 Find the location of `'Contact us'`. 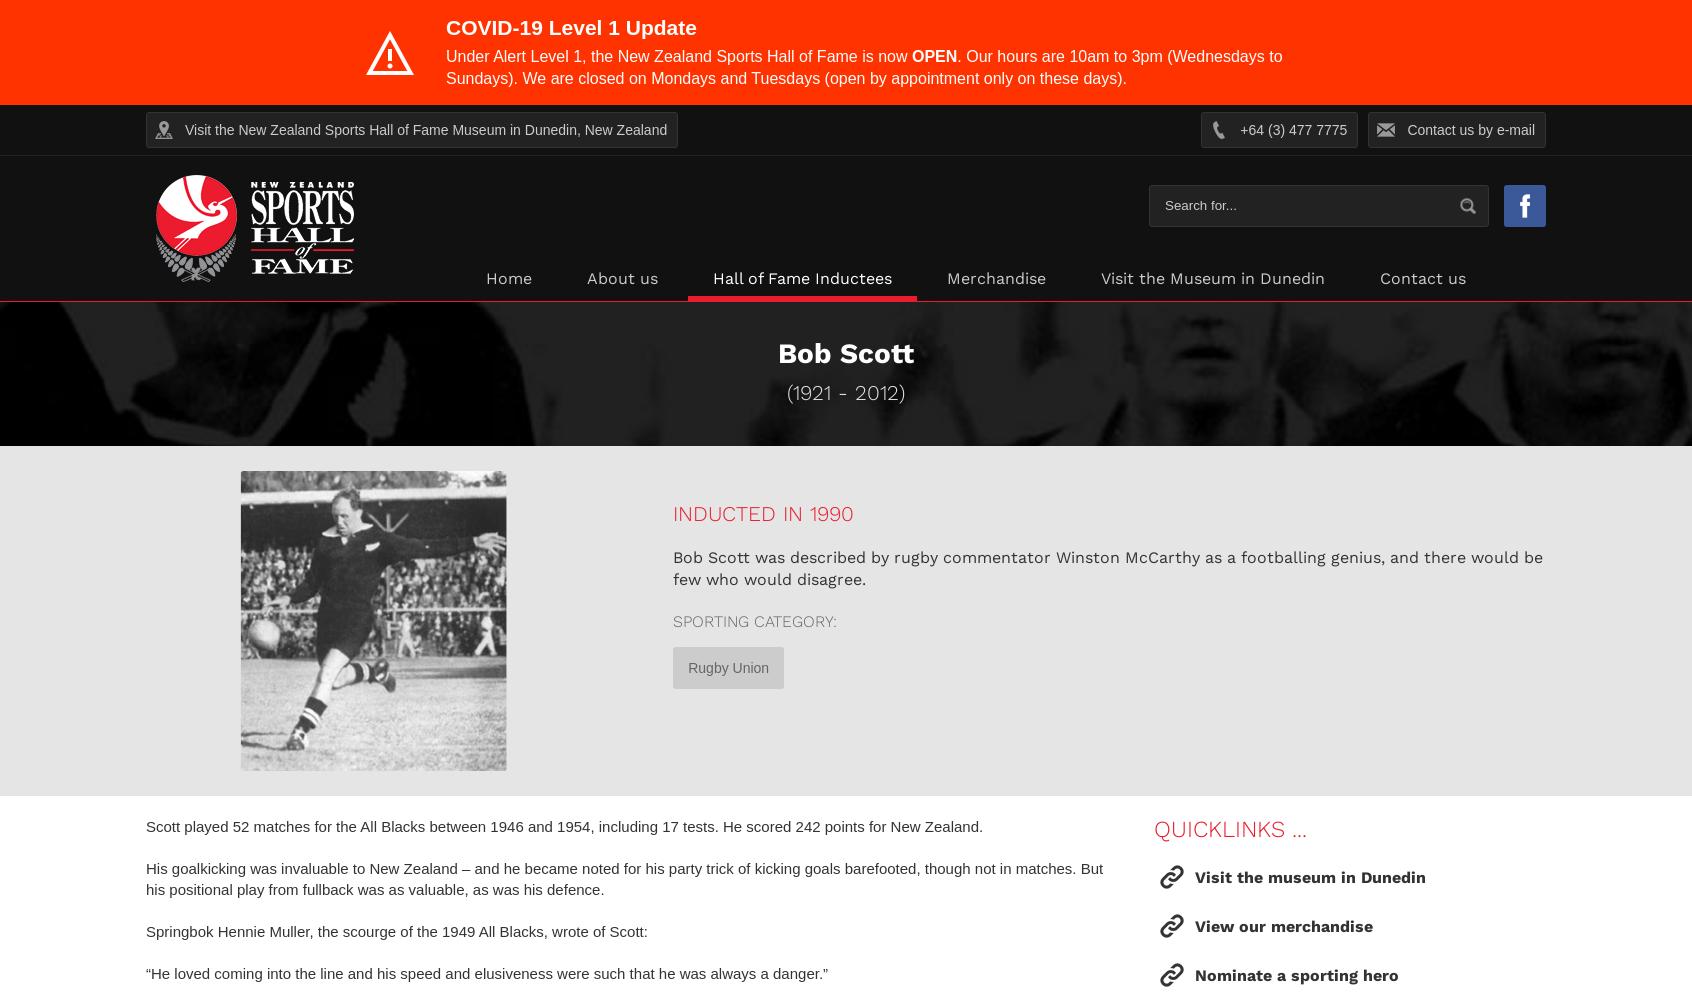

'Contact us' is located at coordinates (1421, 278).